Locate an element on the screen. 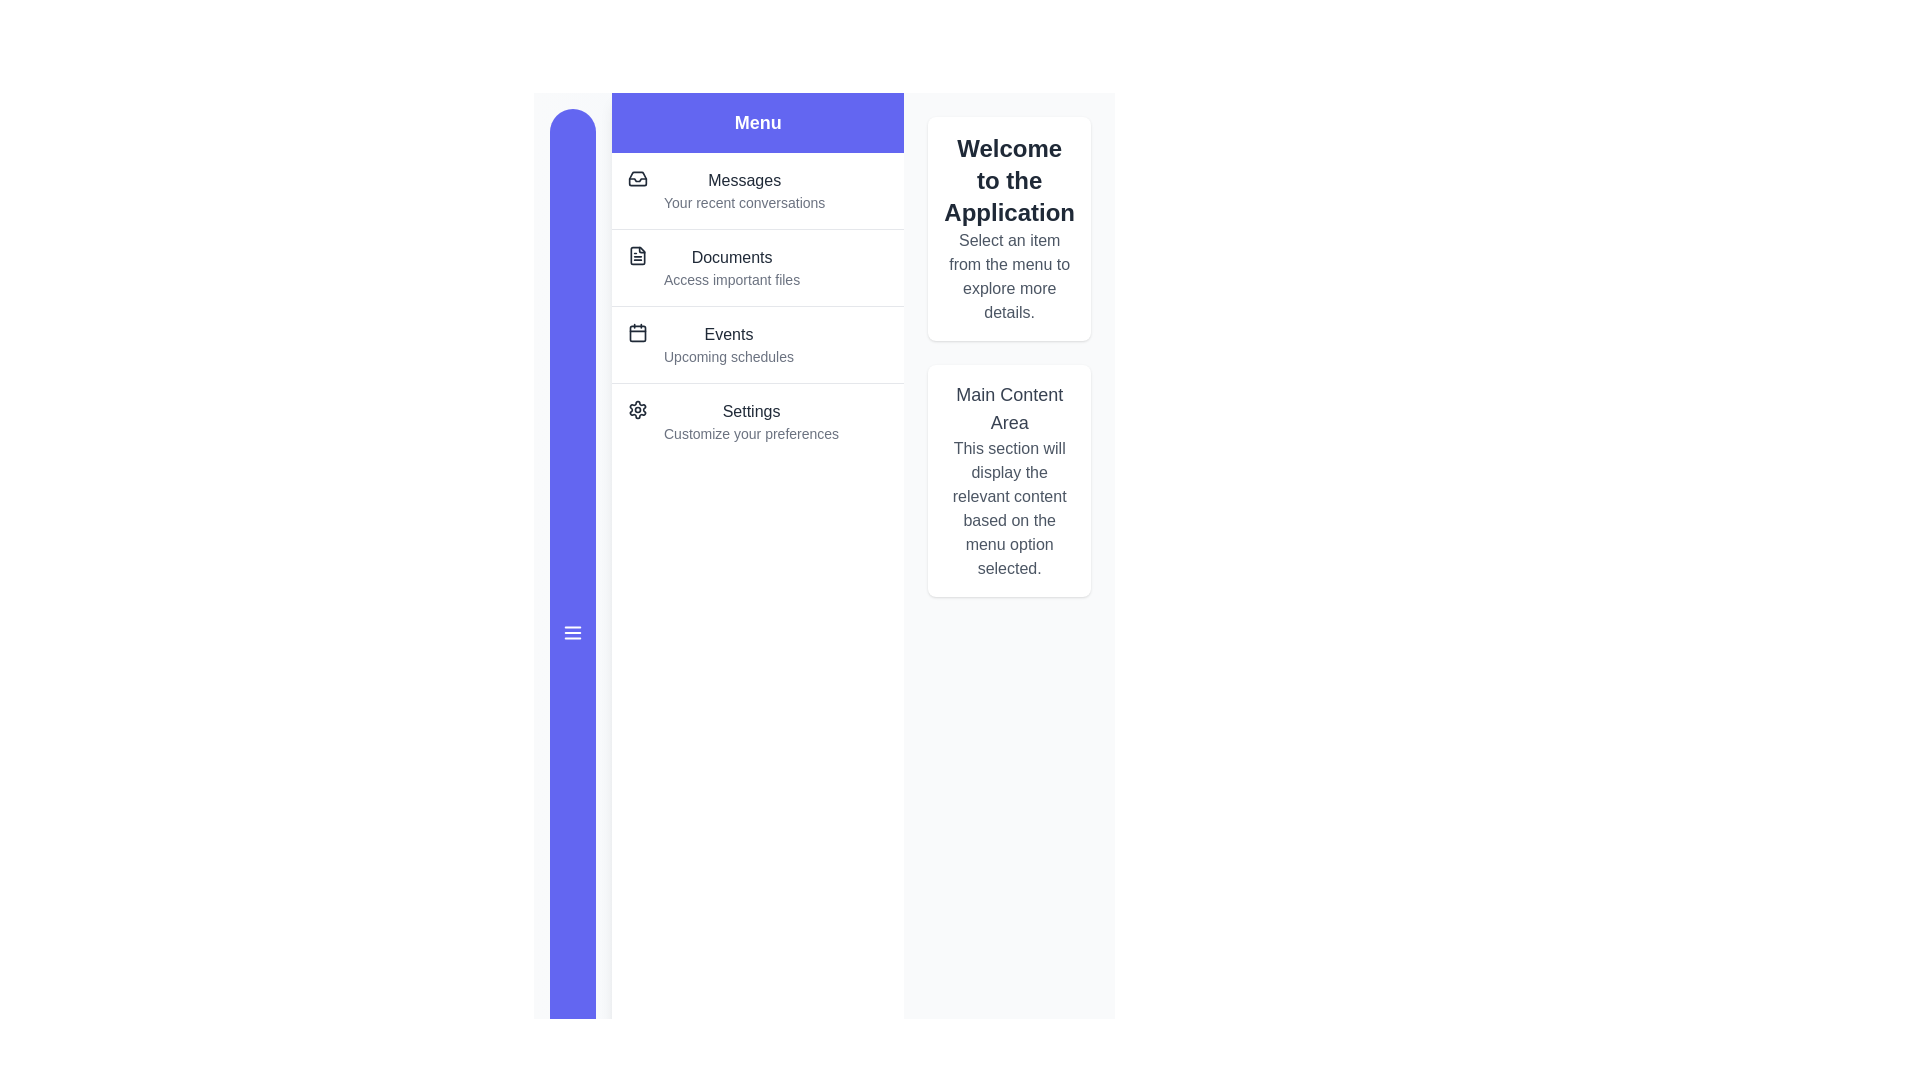 This screenshot has width=1920, height=1080. the main content area to focus on it is located at coordinates (1008, 481).